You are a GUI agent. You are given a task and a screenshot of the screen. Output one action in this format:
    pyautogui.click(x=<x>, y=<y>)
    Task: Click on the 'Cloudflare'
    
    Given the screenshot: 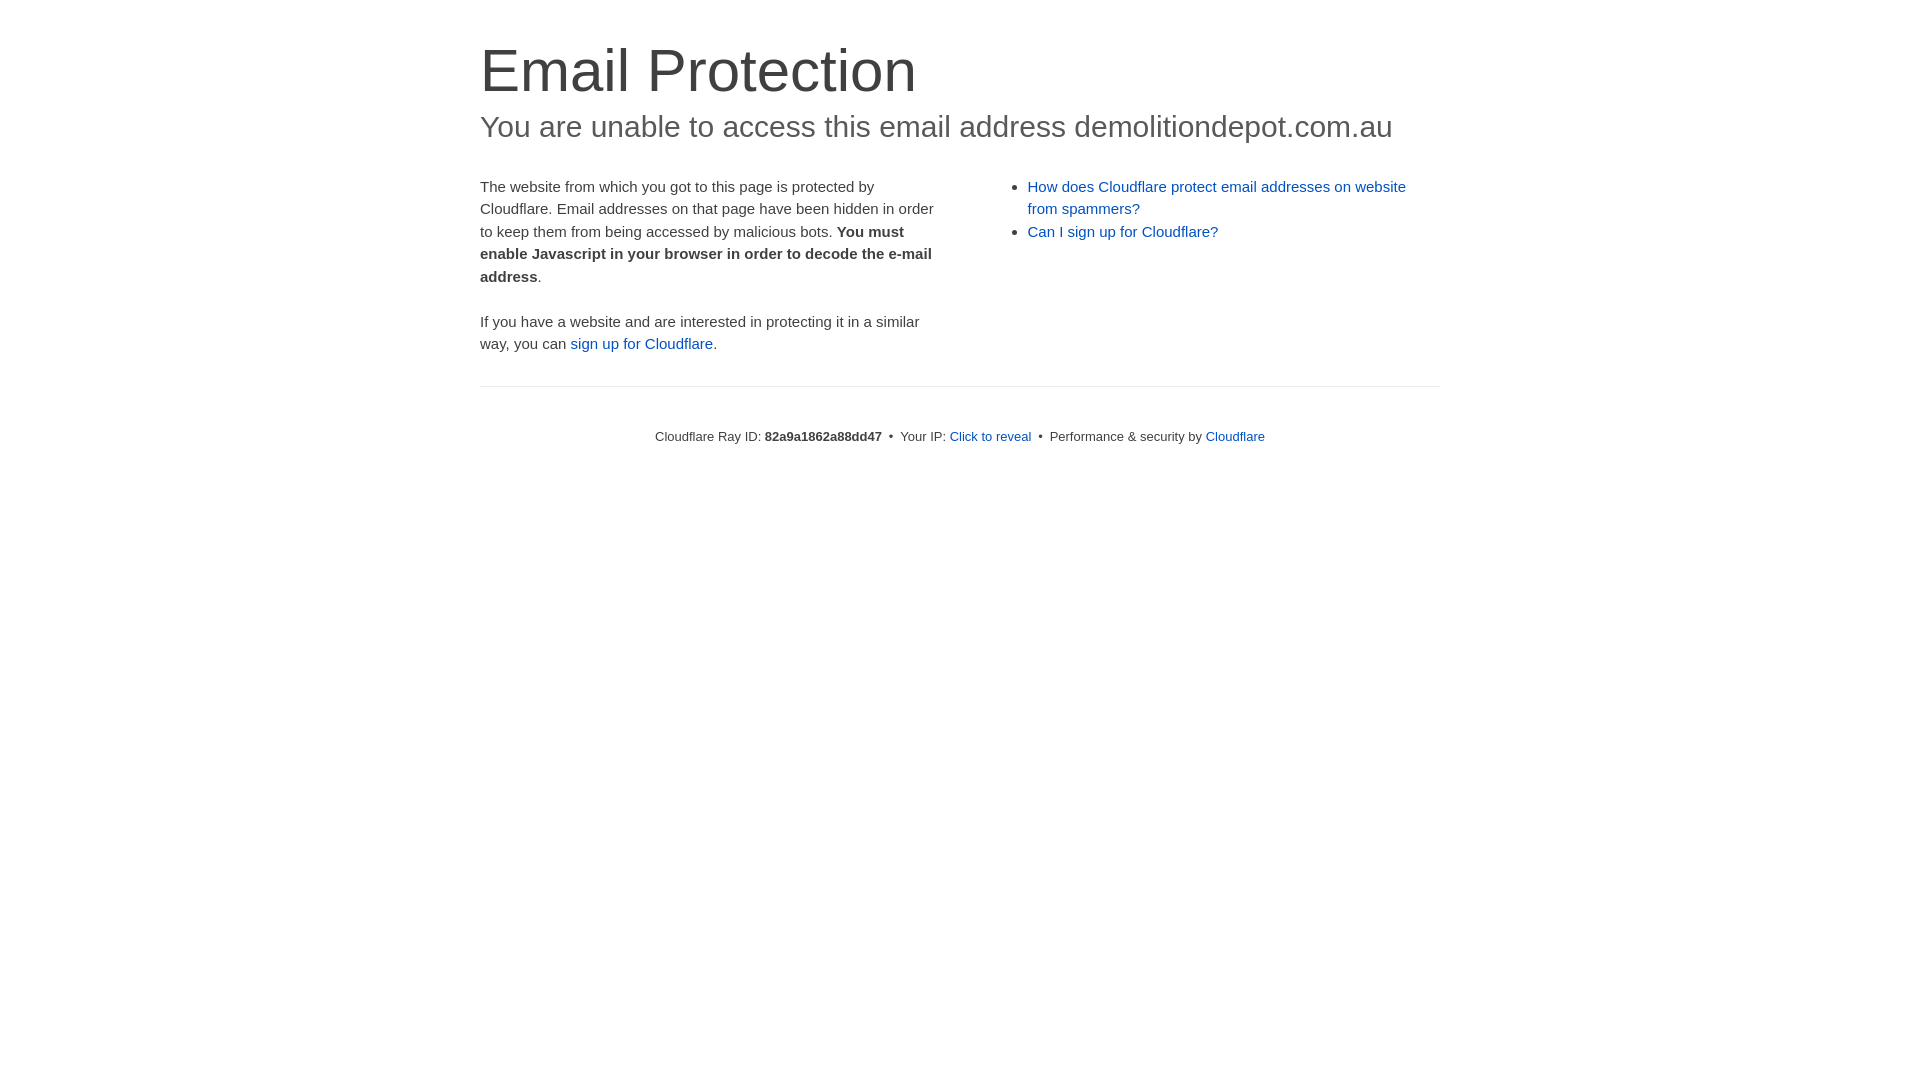 What is the action you would take?
    pyautogui.click(x=1234, y=435)
    